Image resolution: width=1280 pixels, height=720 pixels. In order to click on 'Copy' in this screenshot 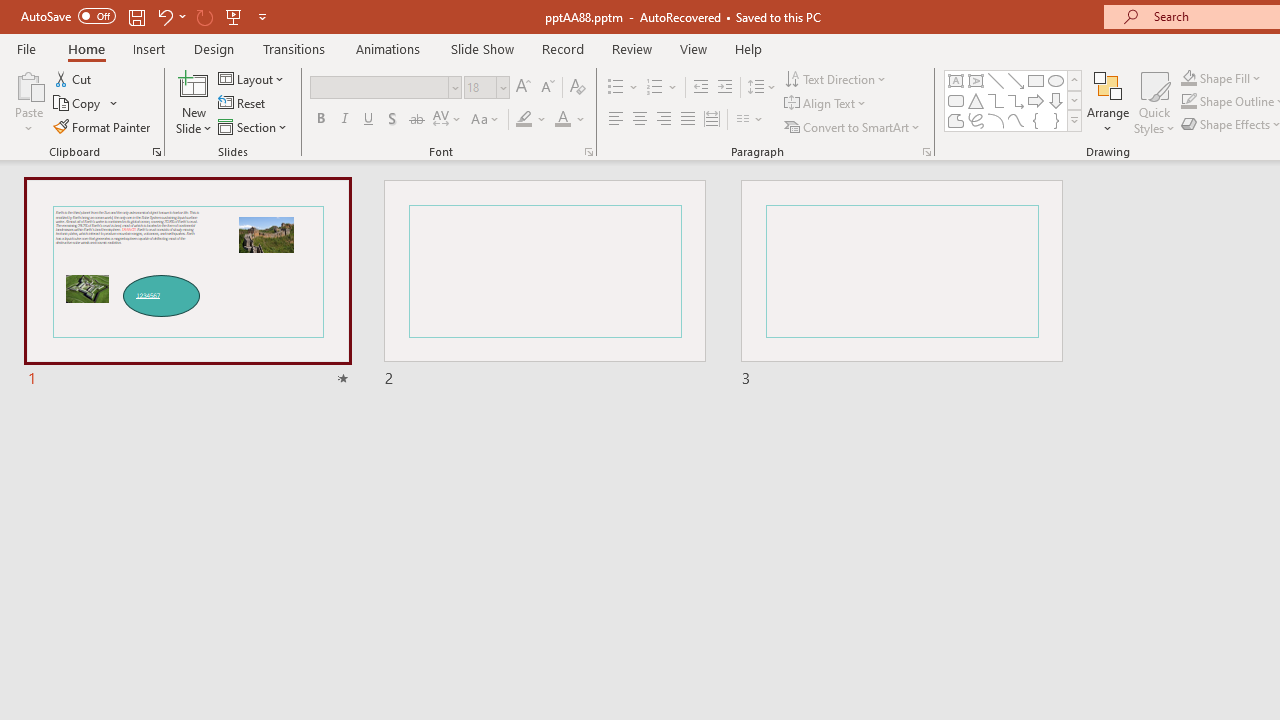, I will do `click(78, 103)`.